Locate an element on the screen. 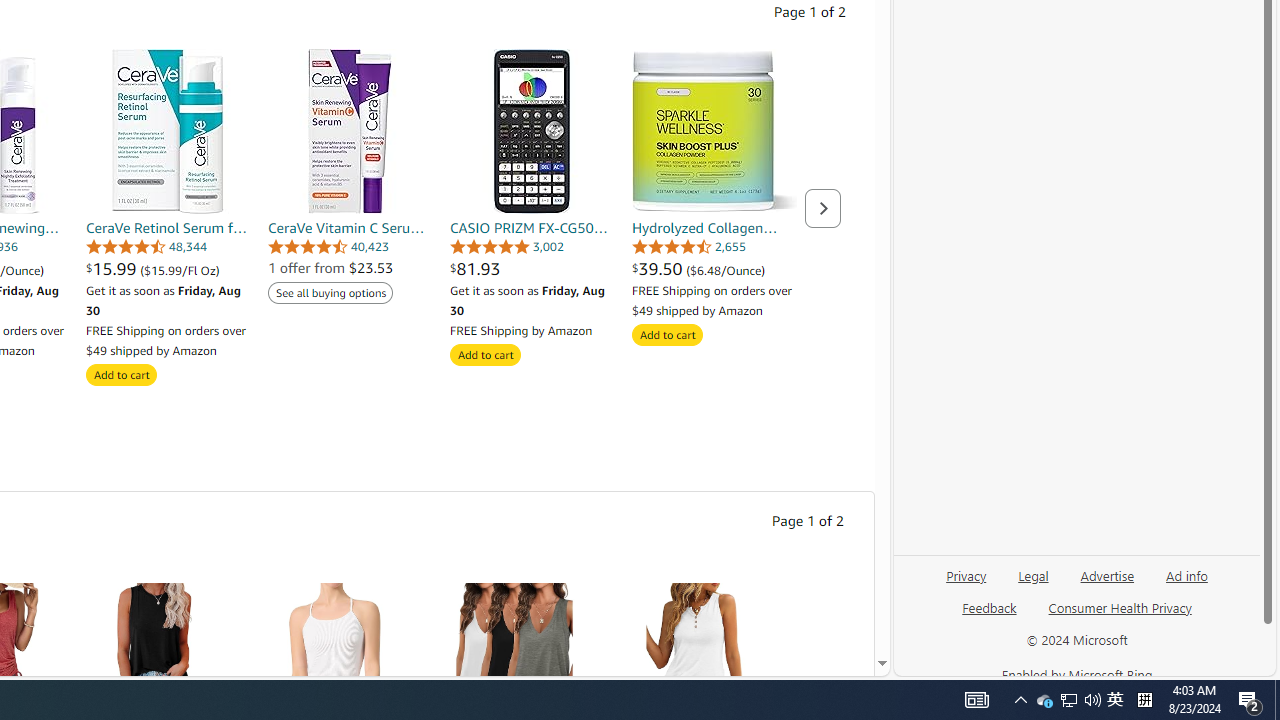 The height and width of the screenshot is (720, 1280). 'Legal' is located at coordinates (1033, 583).